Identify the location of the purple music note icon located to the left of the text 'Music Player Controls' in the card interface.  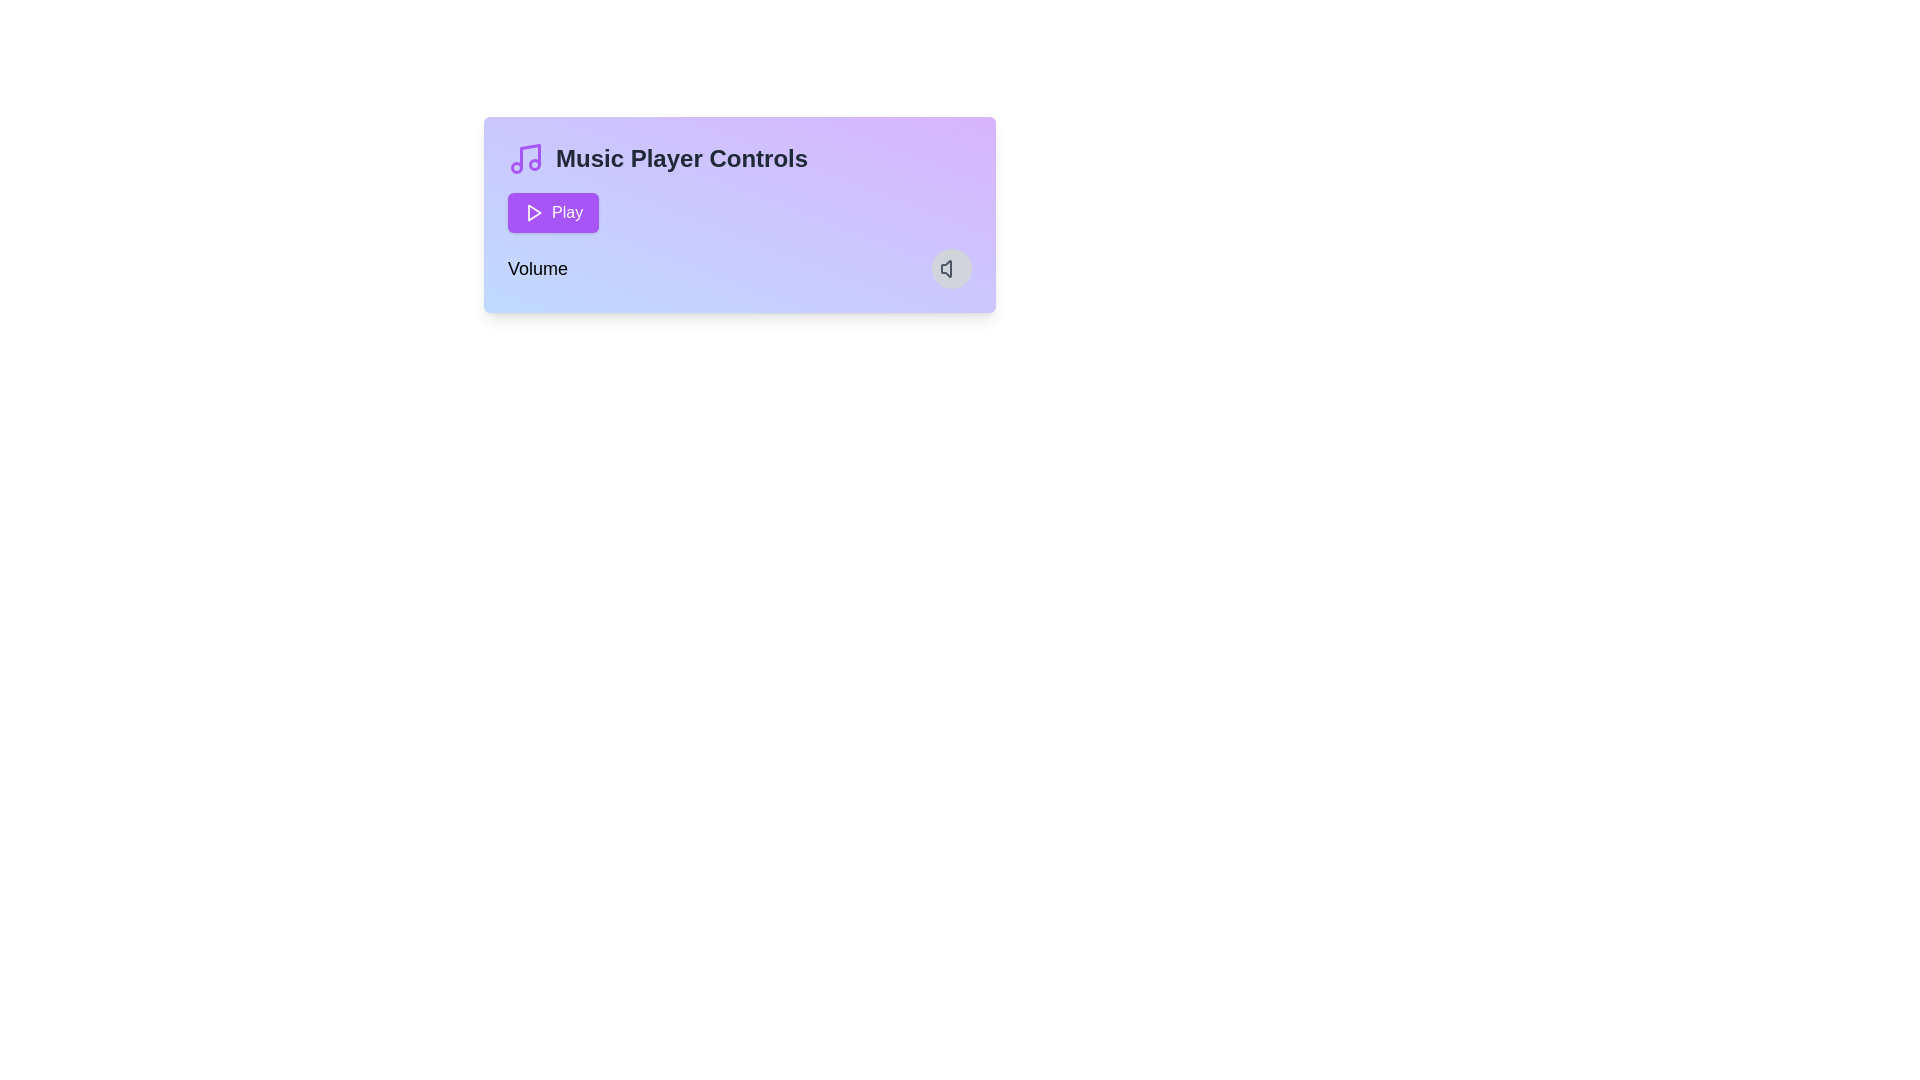
(526, 157).